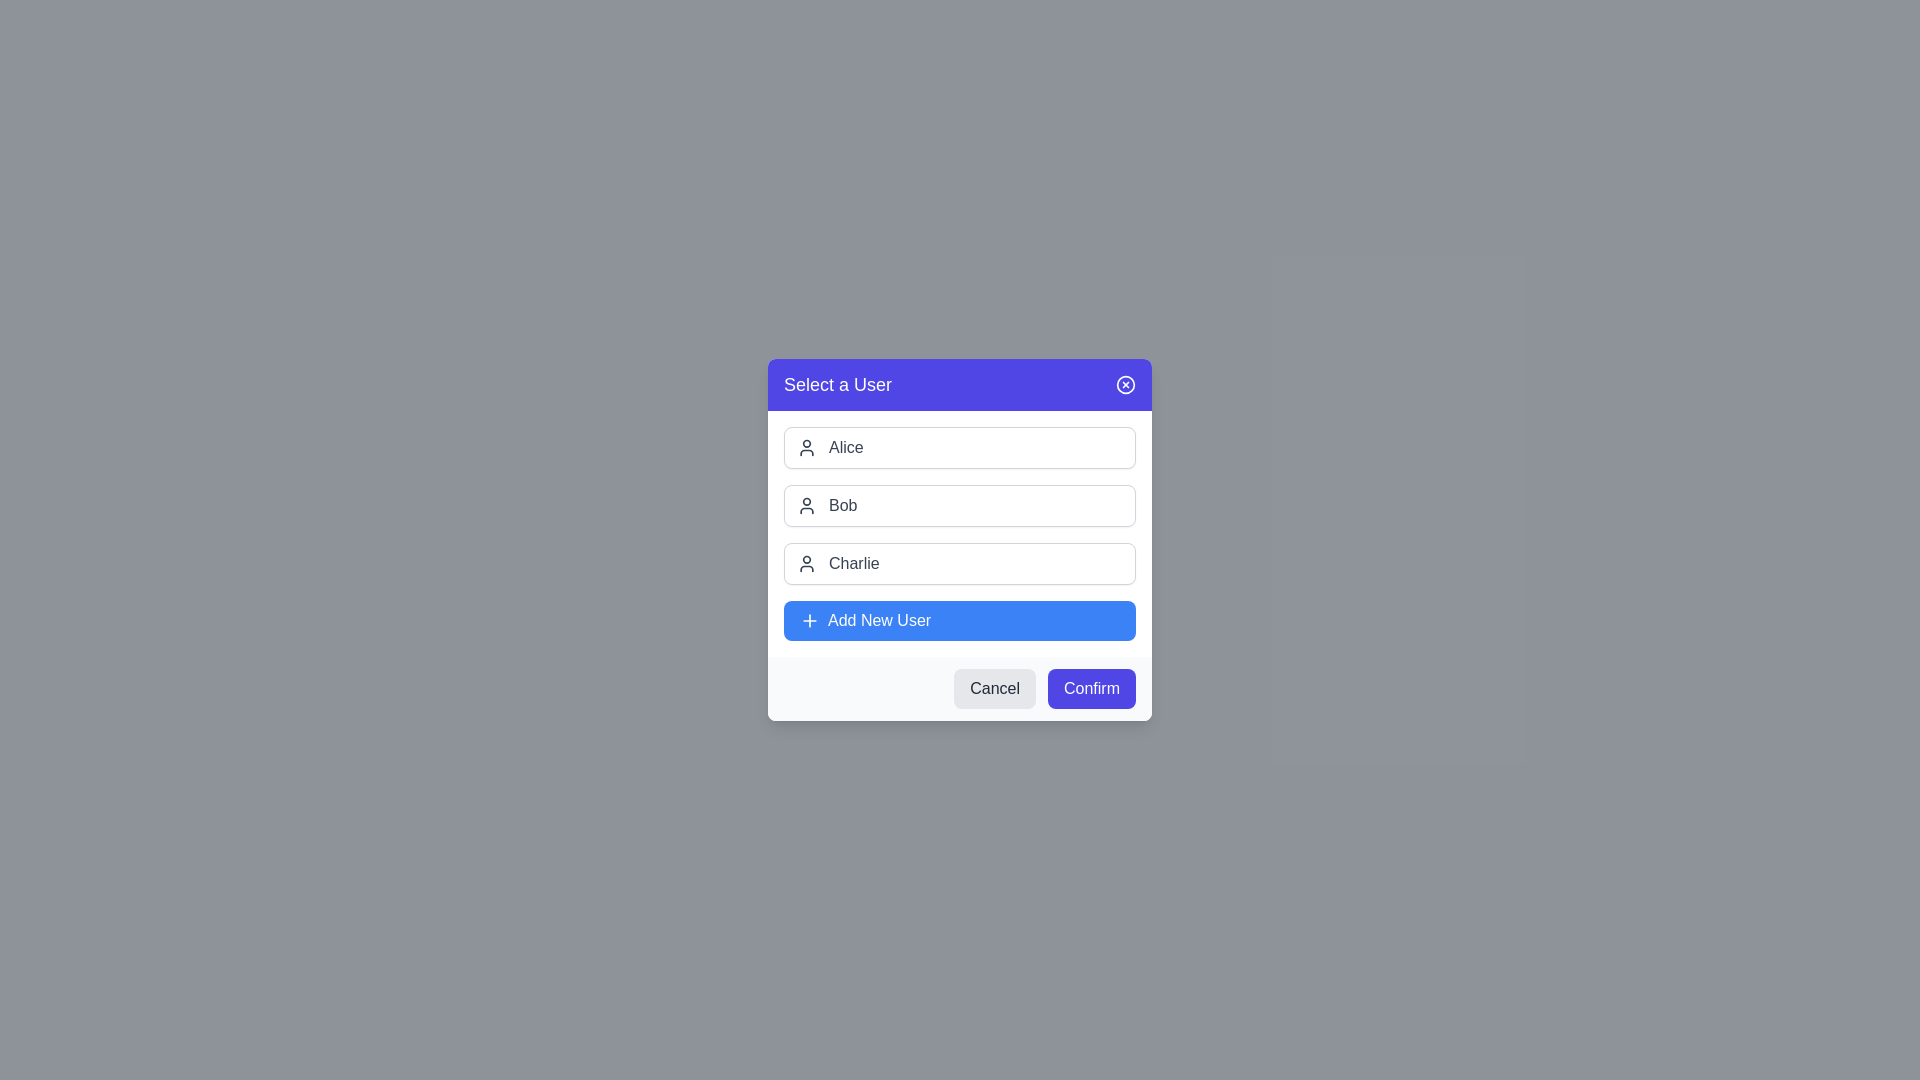 The width and height of the screenshot is (1920, 1080). What do you see at coordinates (960, 504) in the screenshot?
I see `the button representing 'Bob'` at bounding box center [960, 504].